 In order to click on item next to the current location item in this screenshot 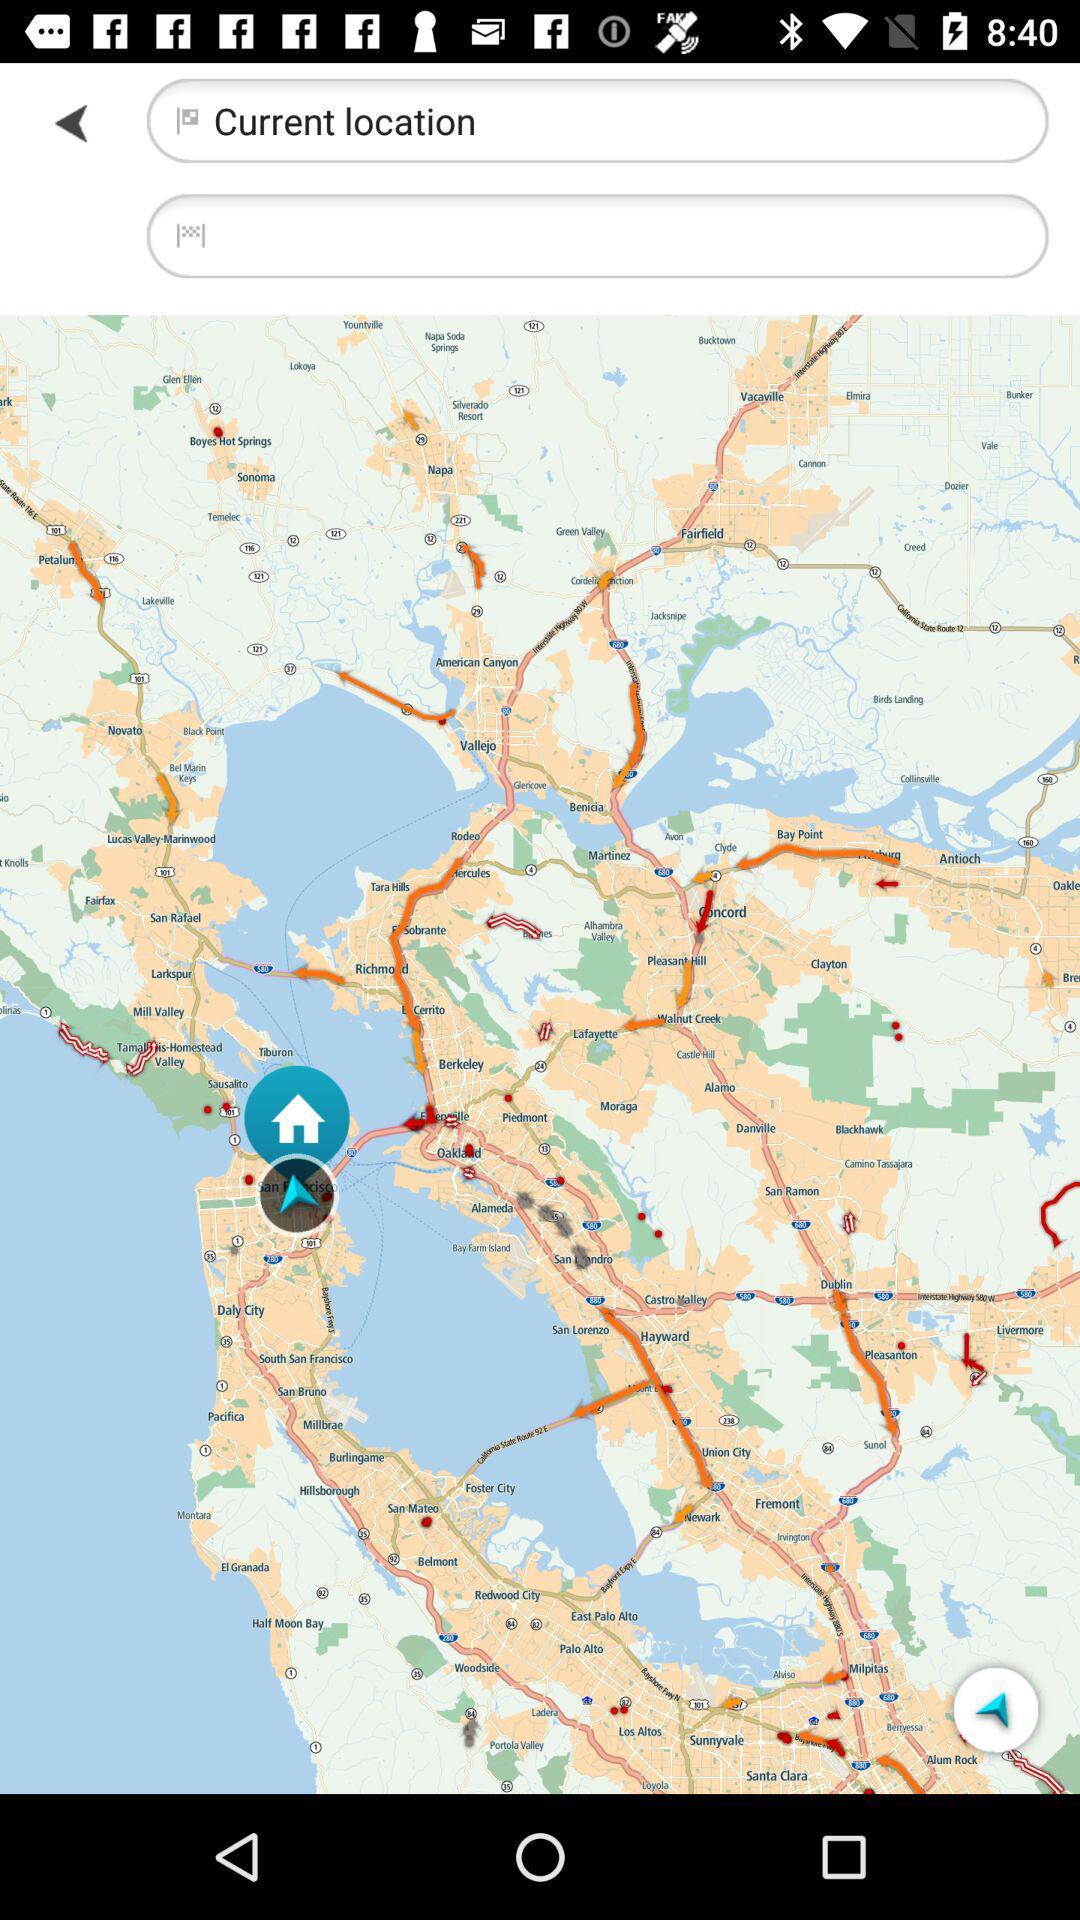, I will do `click(72, 121)`.